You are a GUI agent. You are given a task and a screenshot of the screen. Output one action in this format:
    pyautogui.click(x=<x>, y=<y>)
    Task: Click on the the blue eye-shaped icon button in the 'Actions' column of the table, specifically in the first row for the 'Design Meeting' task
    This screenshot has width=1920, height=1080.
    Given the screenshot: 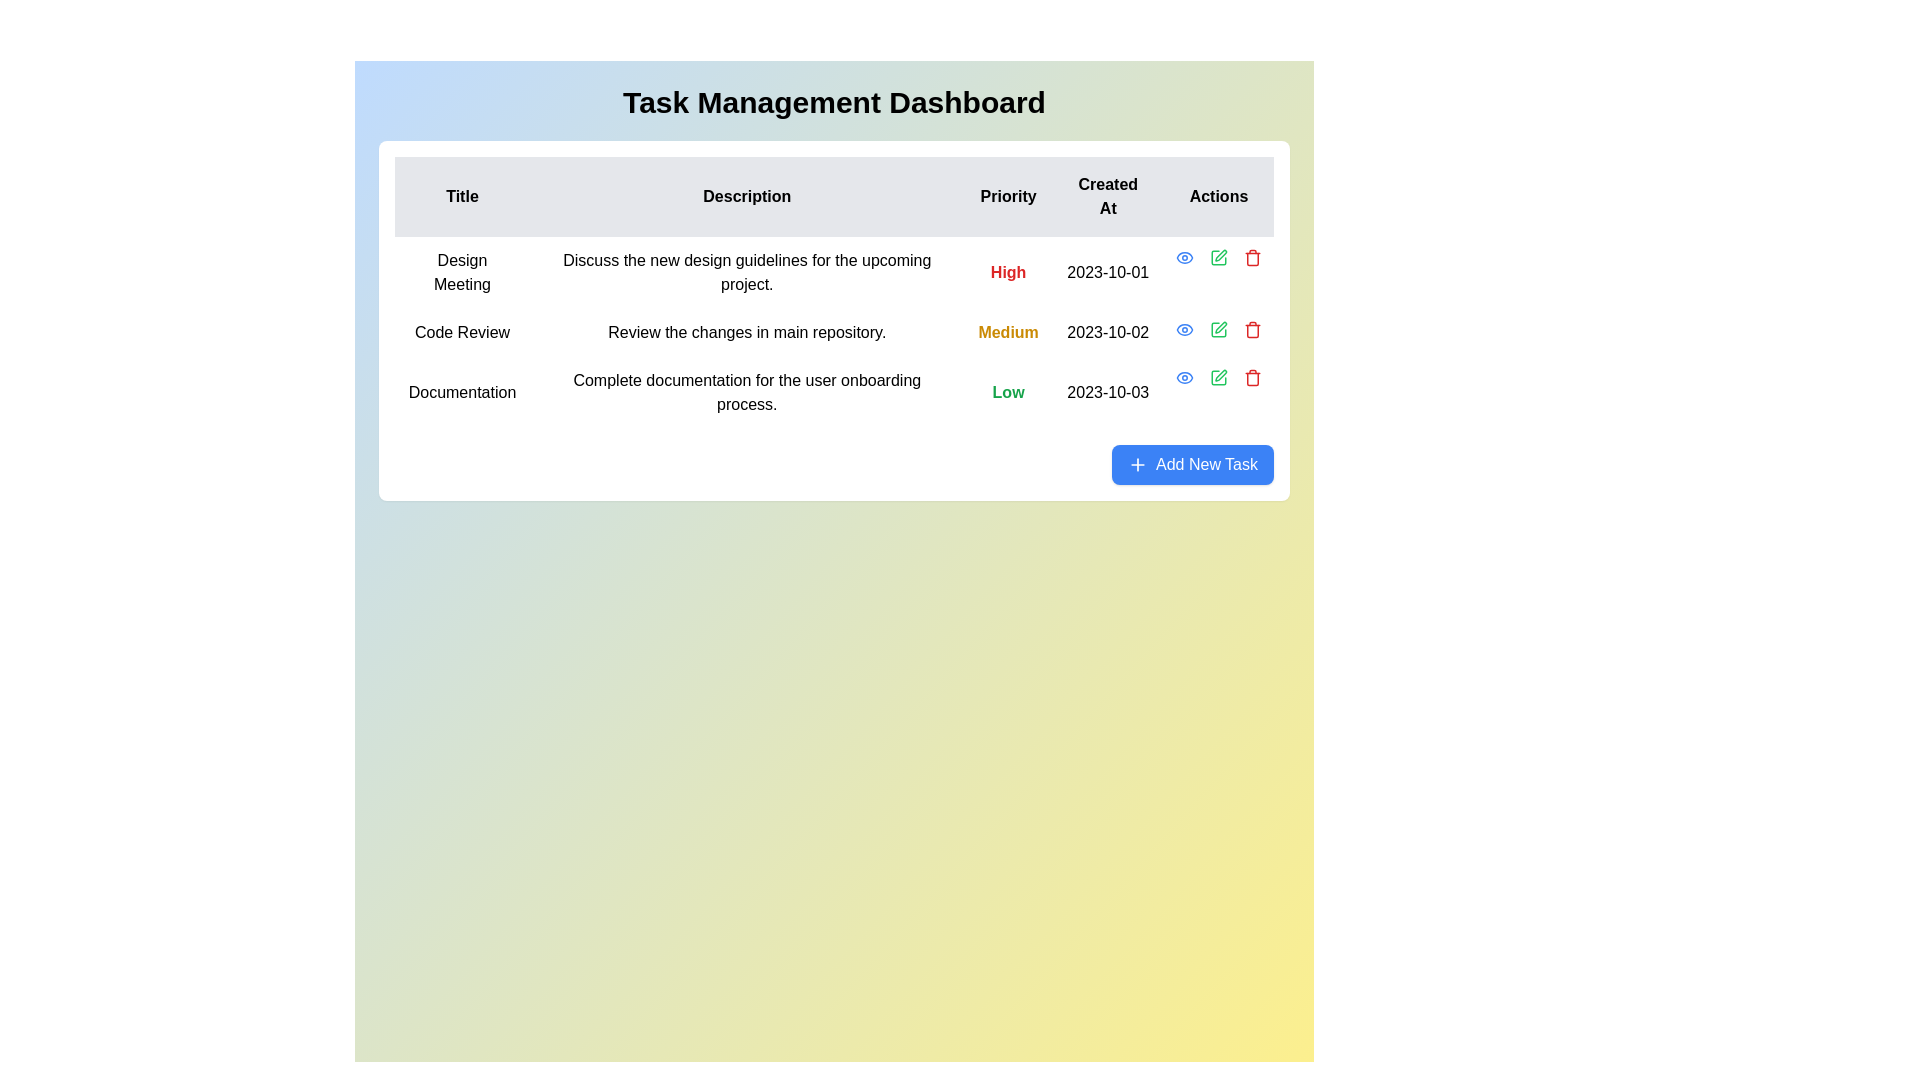 What is the action you would take?
    pyautogui.click(x=1185, y=378)
    